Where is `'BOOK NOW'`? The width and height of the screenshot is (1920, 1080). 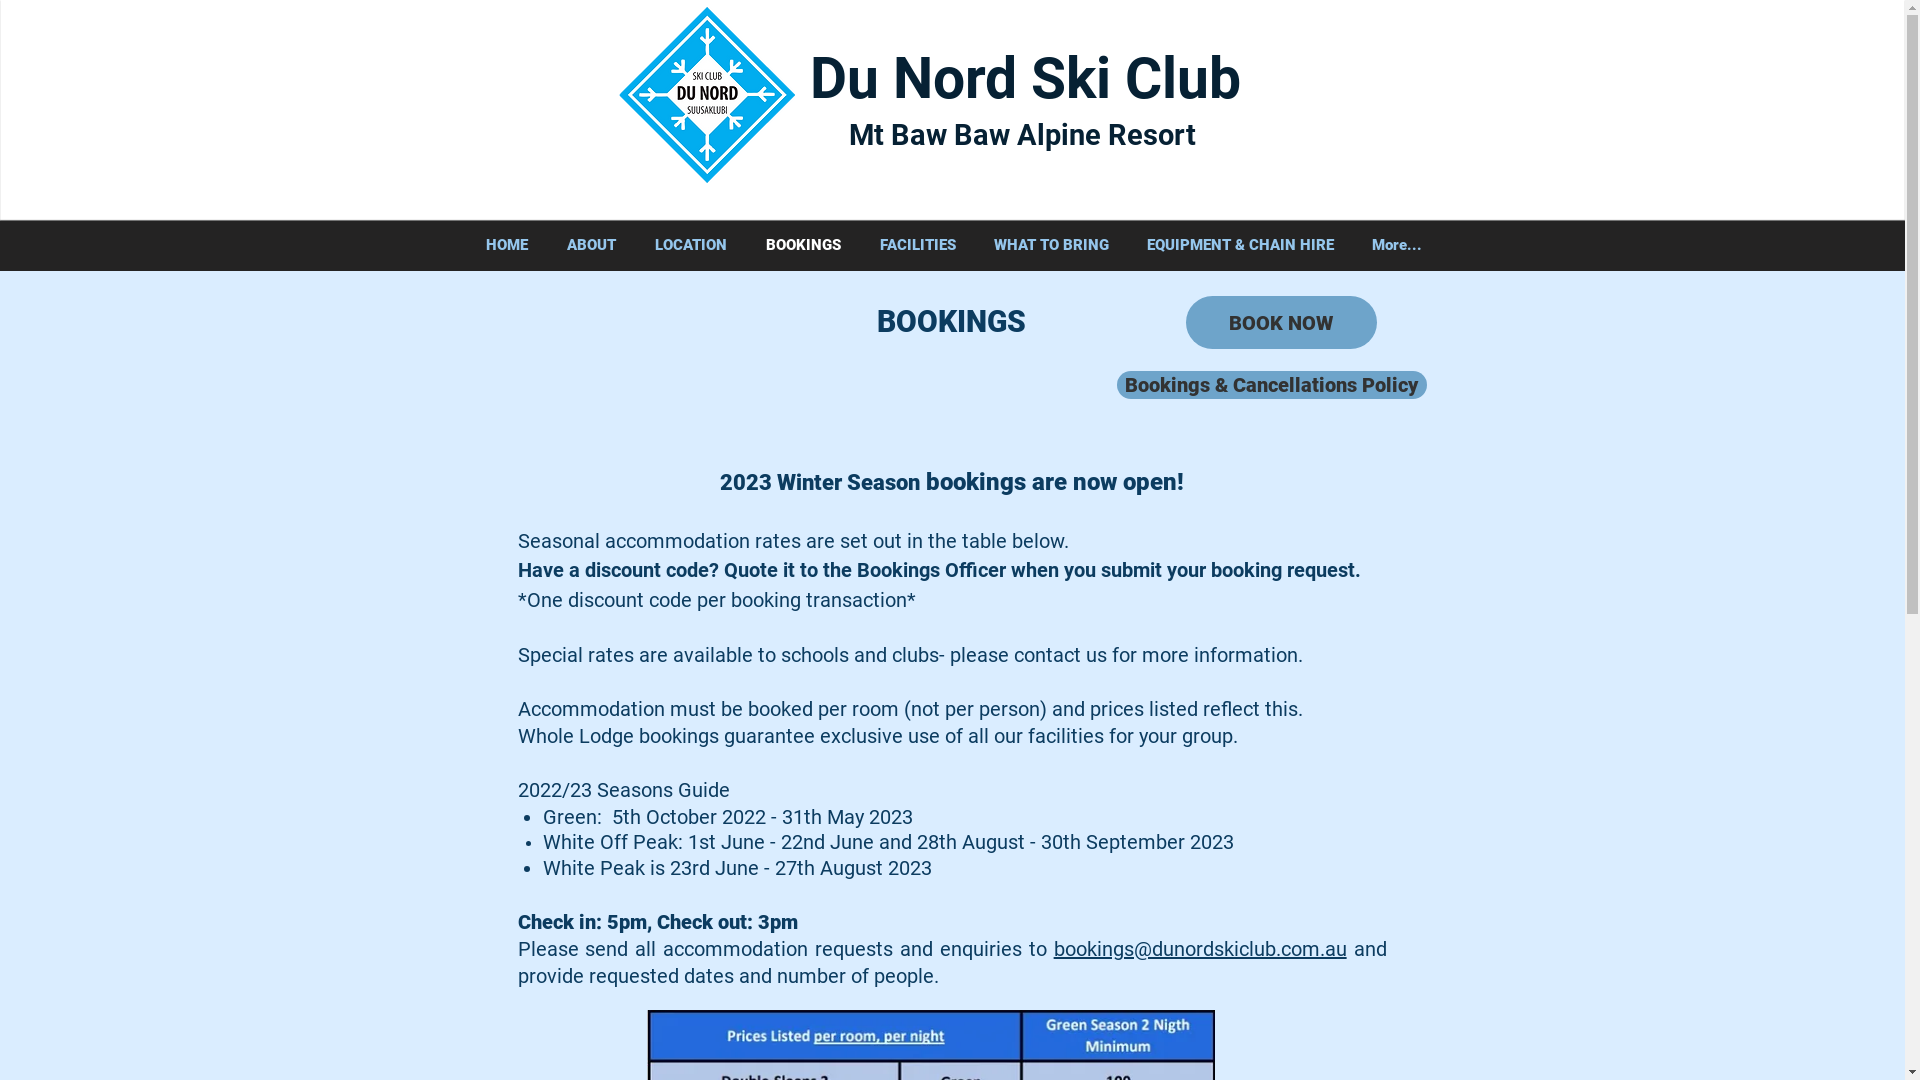 'BOOK NOW' is located at coordinates (1281, 321).